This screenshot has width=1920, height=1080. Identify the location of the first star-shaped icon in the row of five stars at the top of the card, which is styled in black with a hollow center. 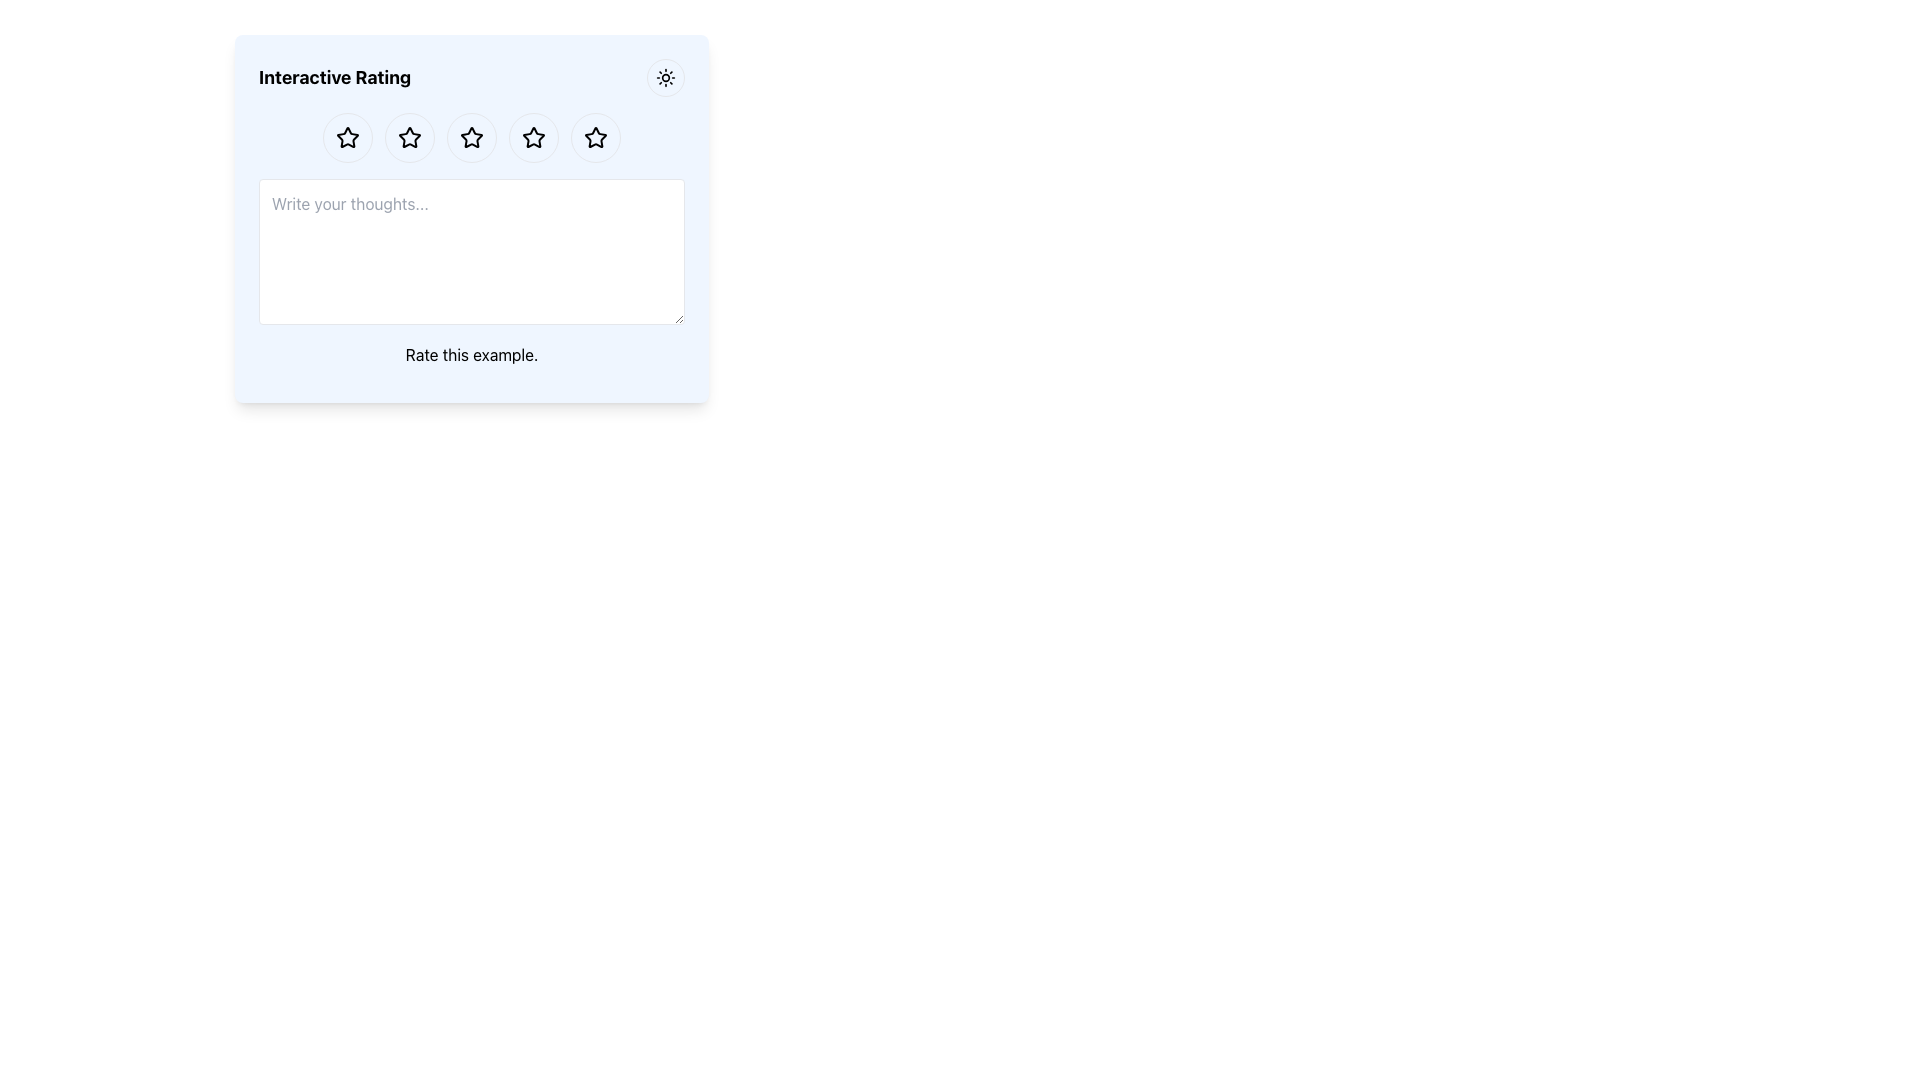
(347, 136).